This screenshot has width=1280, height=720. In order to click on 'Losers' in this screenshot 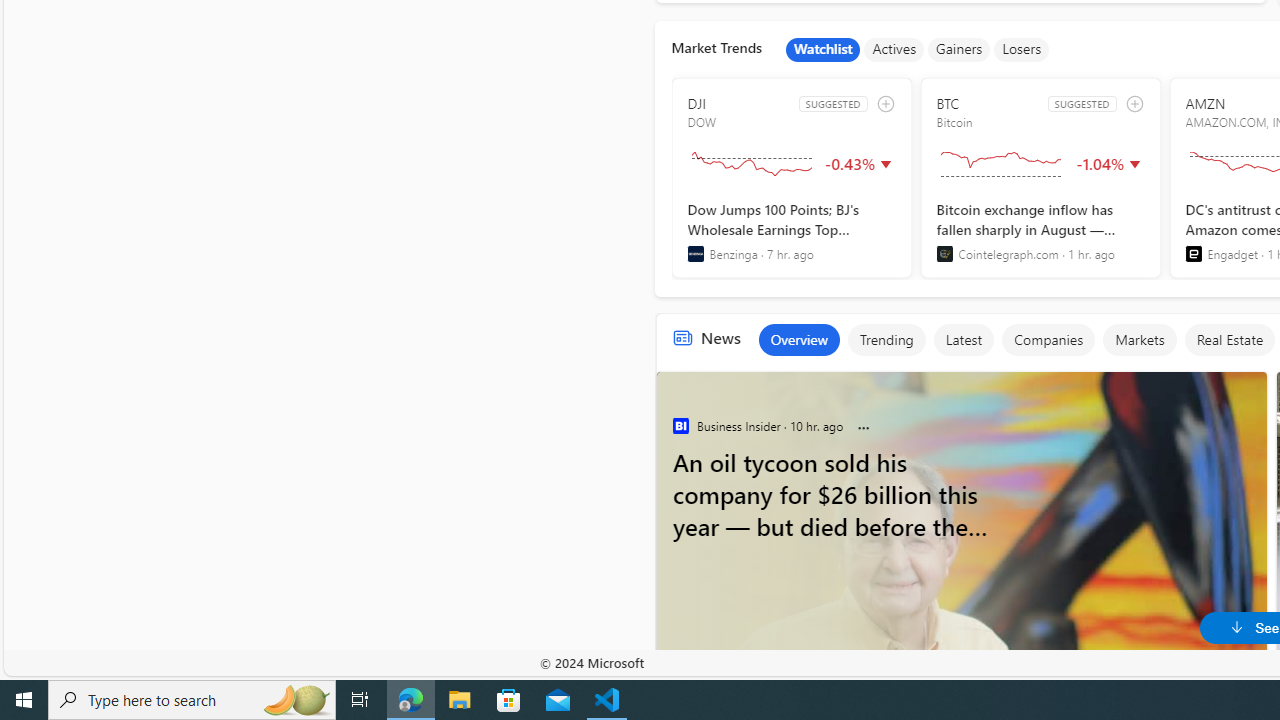, I will do `click(1022, 49)`.